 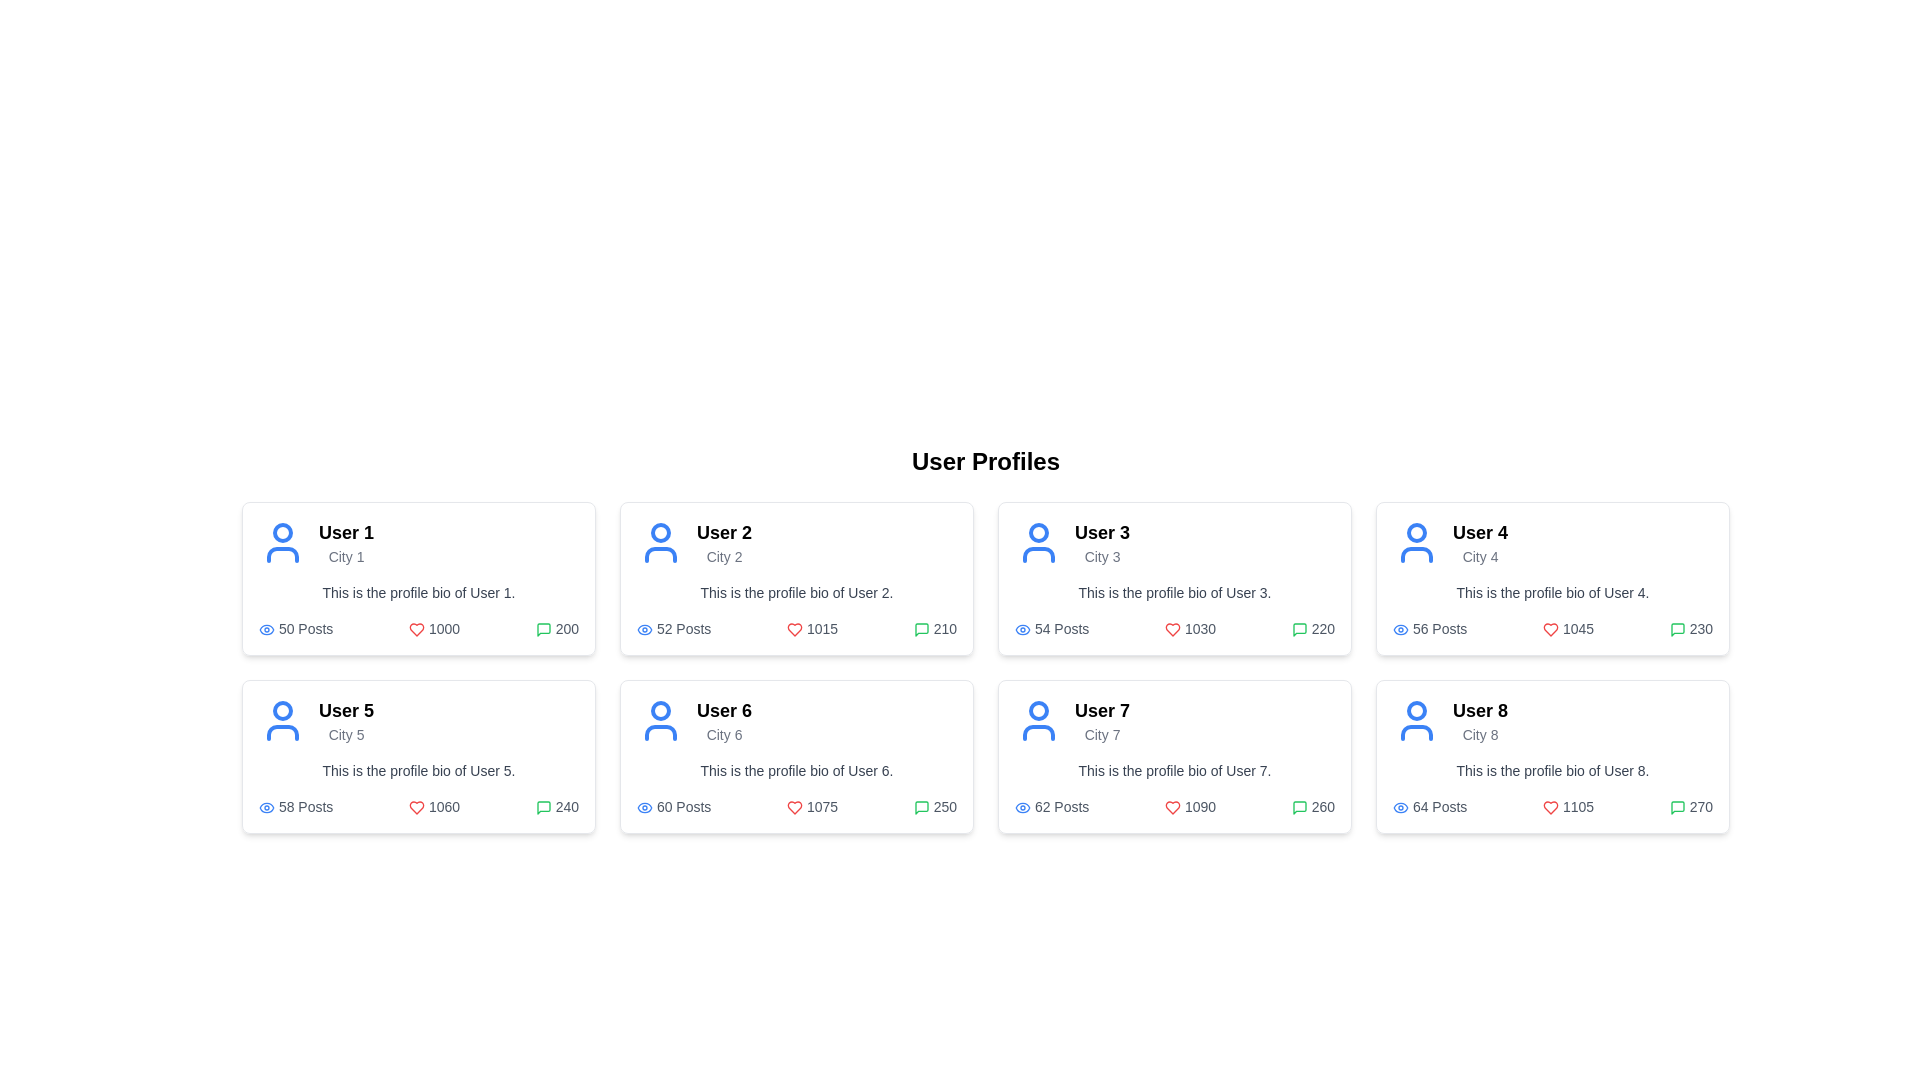 I want to click on the statistics display for User 6, which includes the texts '60 Posts', '1075', and '250' with their respective icons, so click(x=795, y=805).